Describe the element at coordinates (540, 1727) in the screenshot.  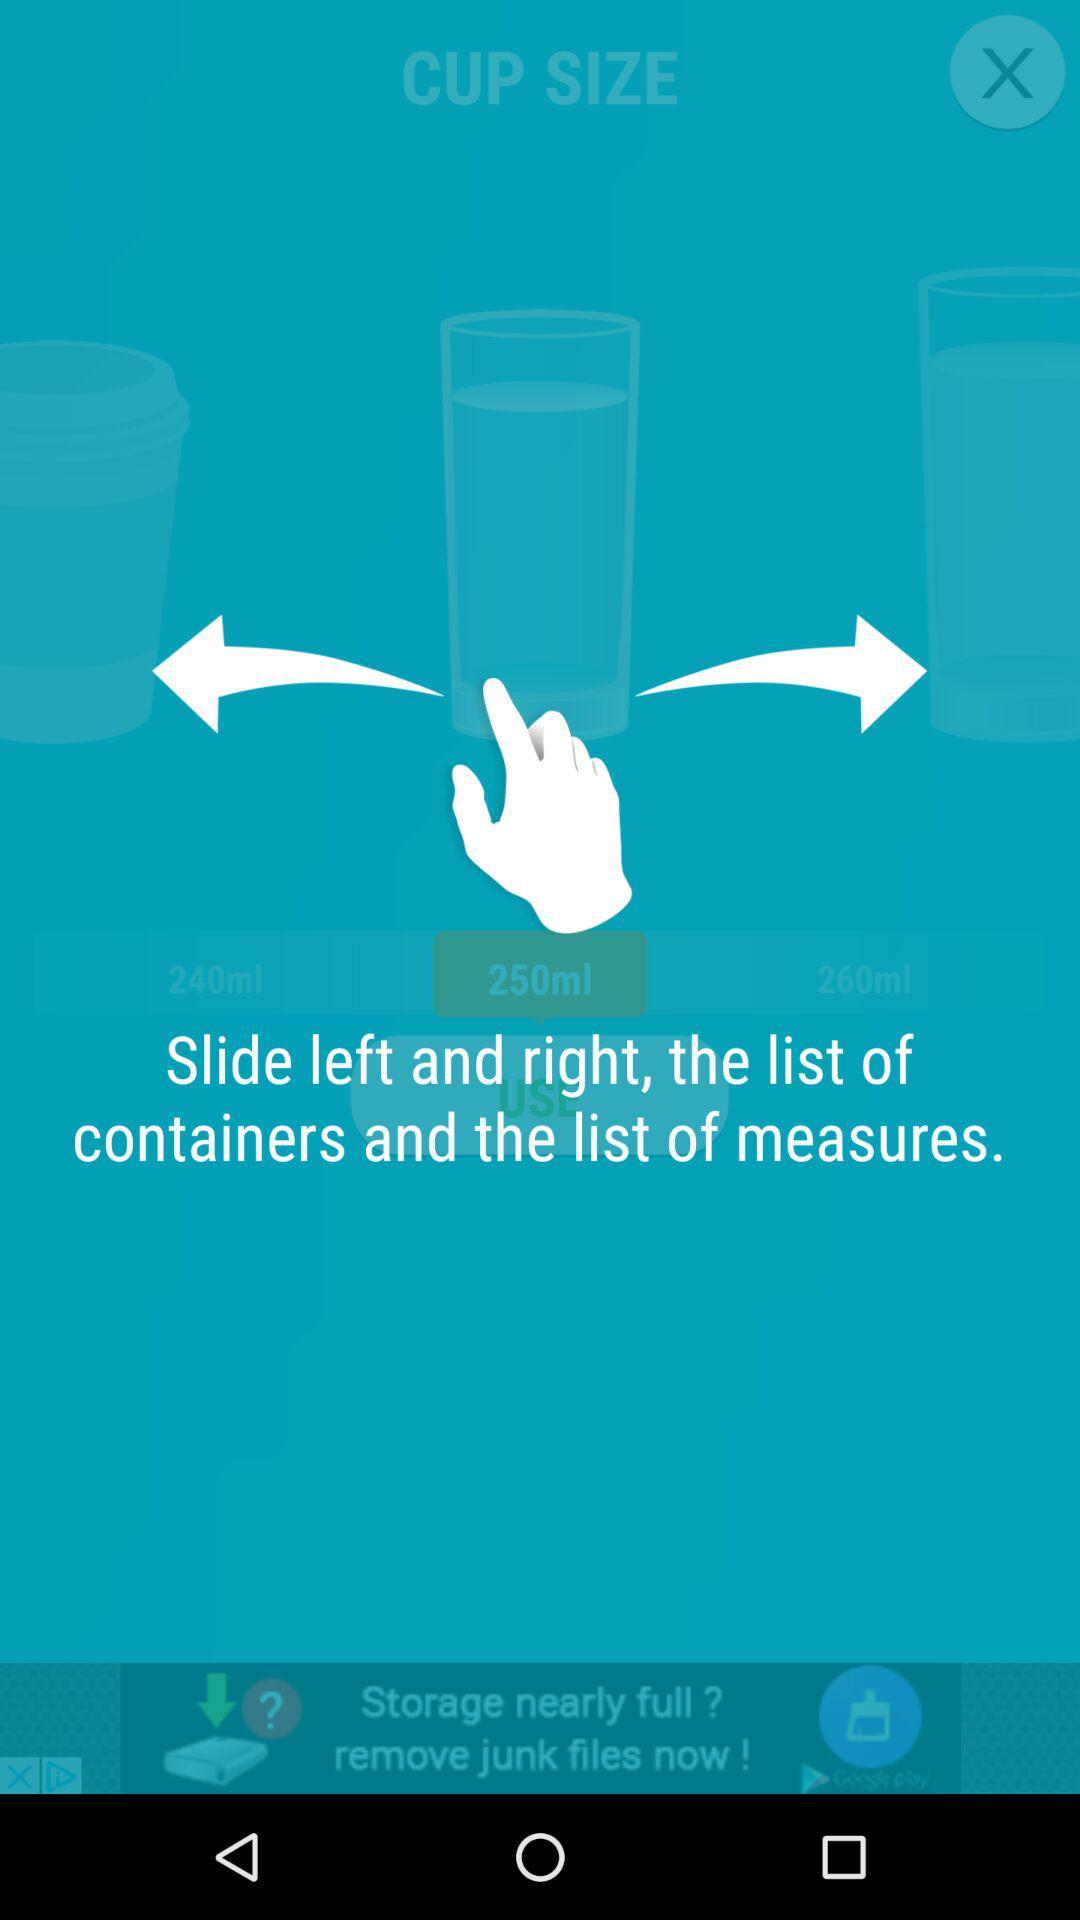
I see `advertisement` at that location.